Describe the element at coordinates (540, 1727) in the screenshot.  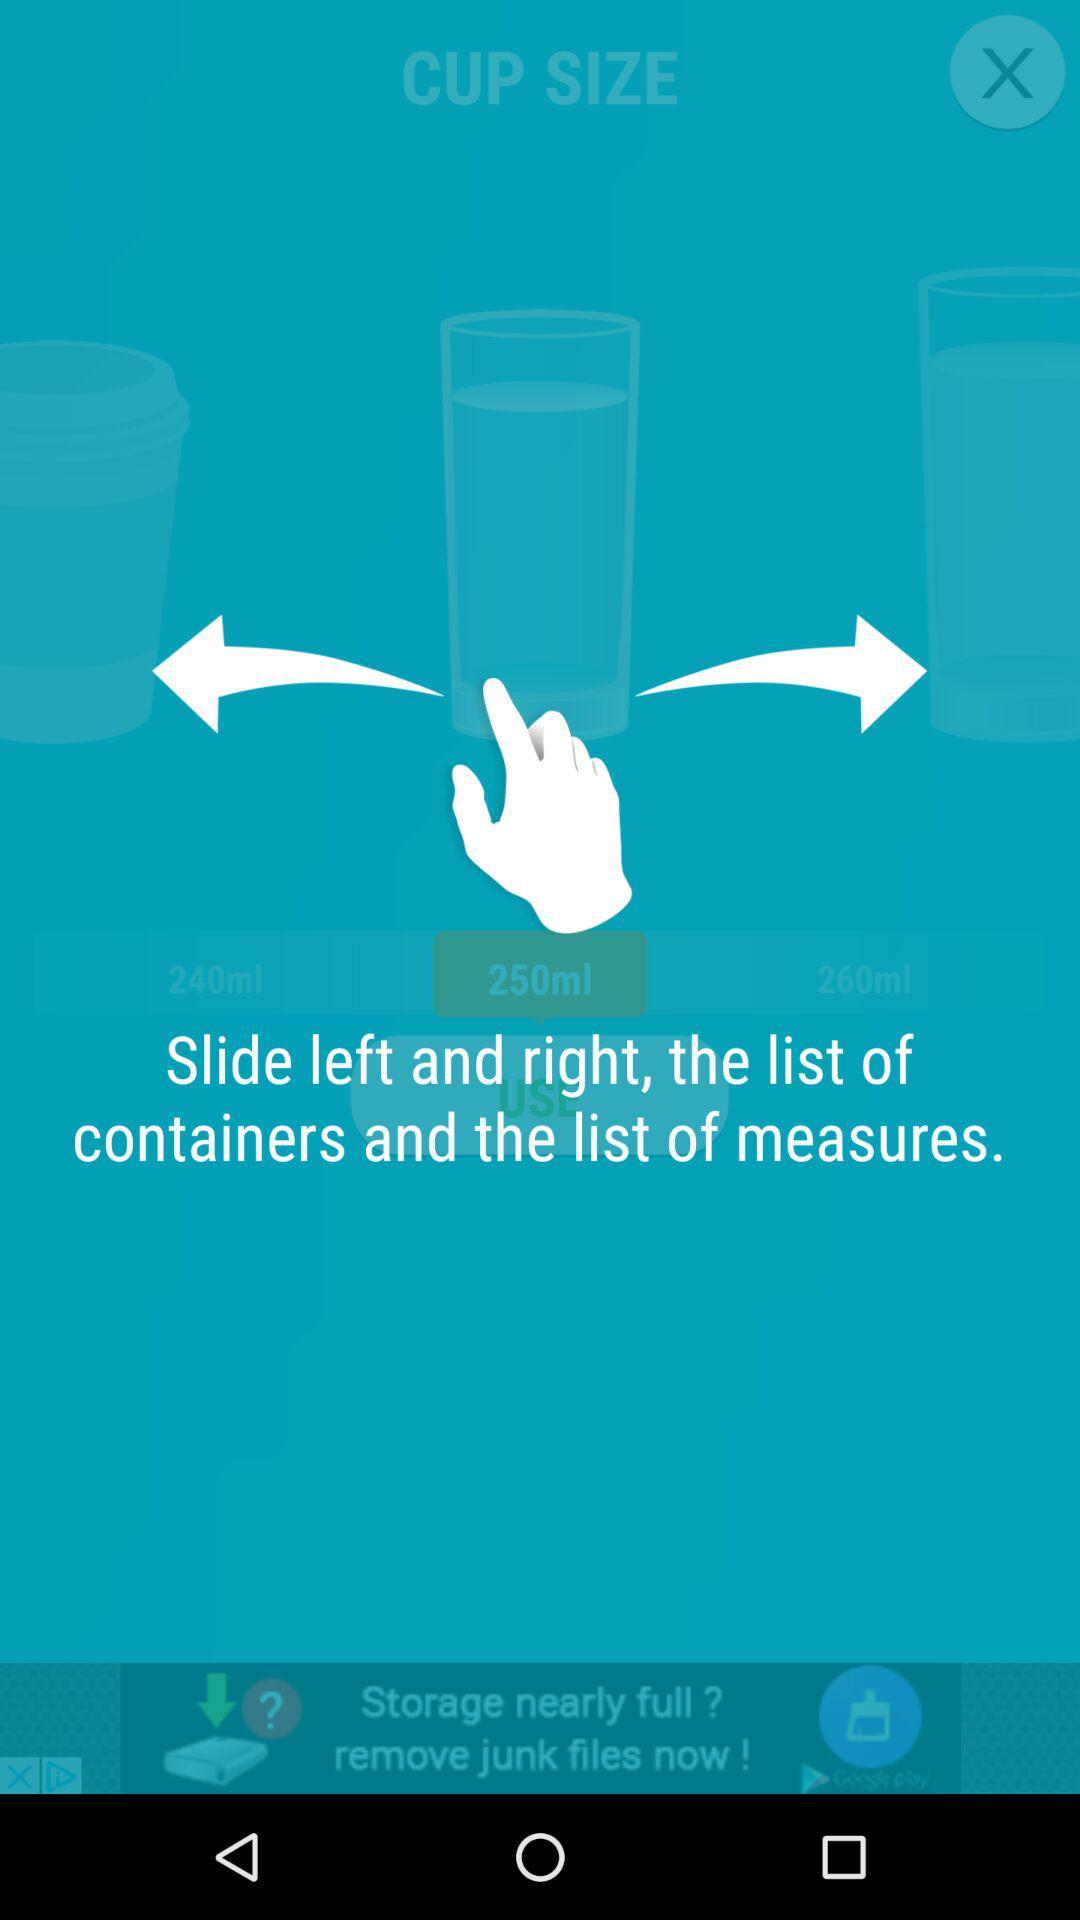
I see `advertisement` at that location.